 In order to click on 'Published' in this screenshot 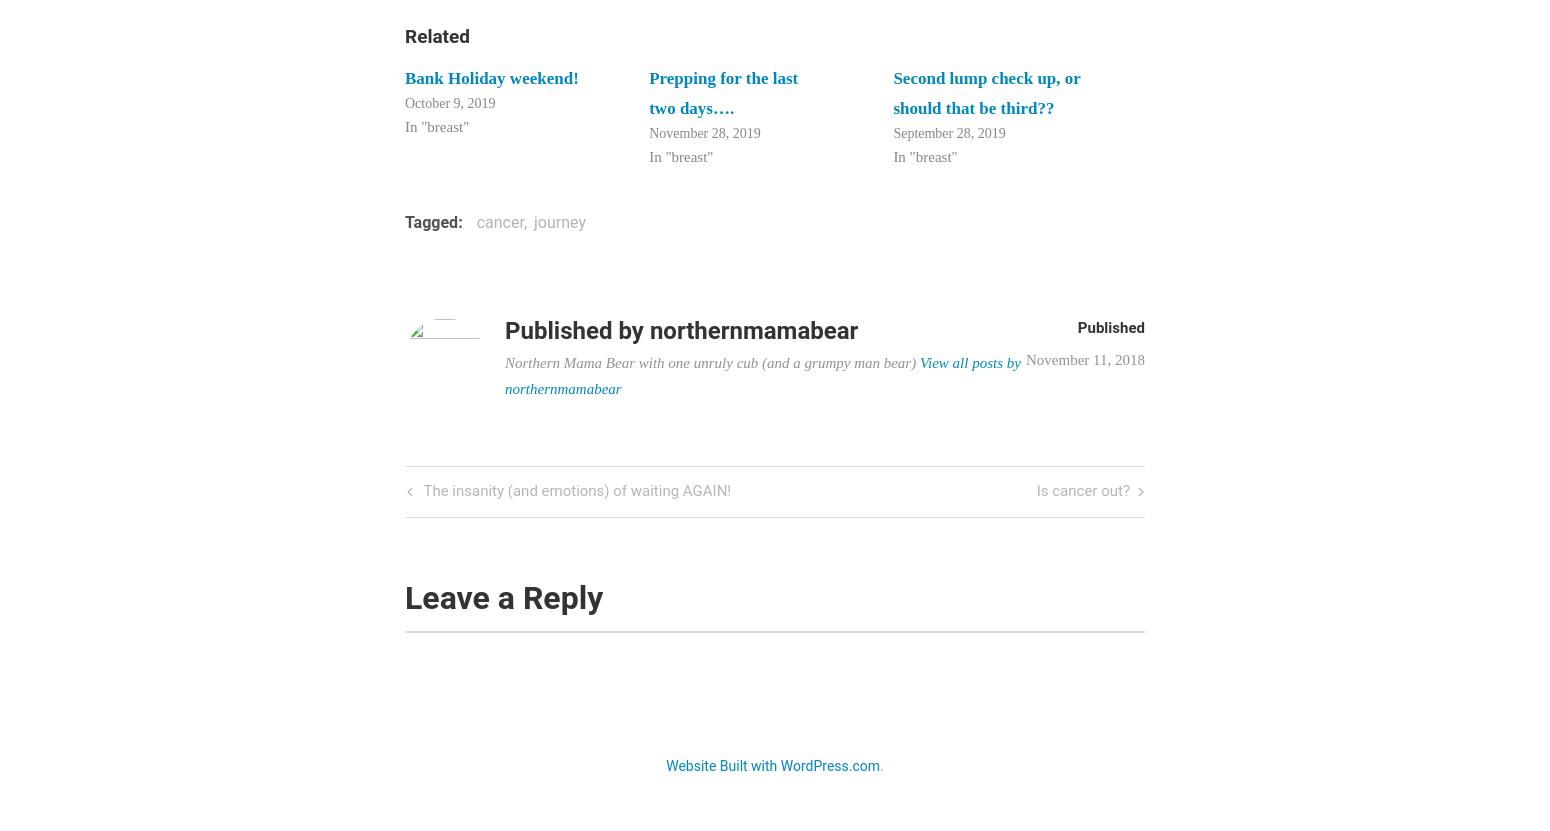, I will do `click(1076, 325)`.